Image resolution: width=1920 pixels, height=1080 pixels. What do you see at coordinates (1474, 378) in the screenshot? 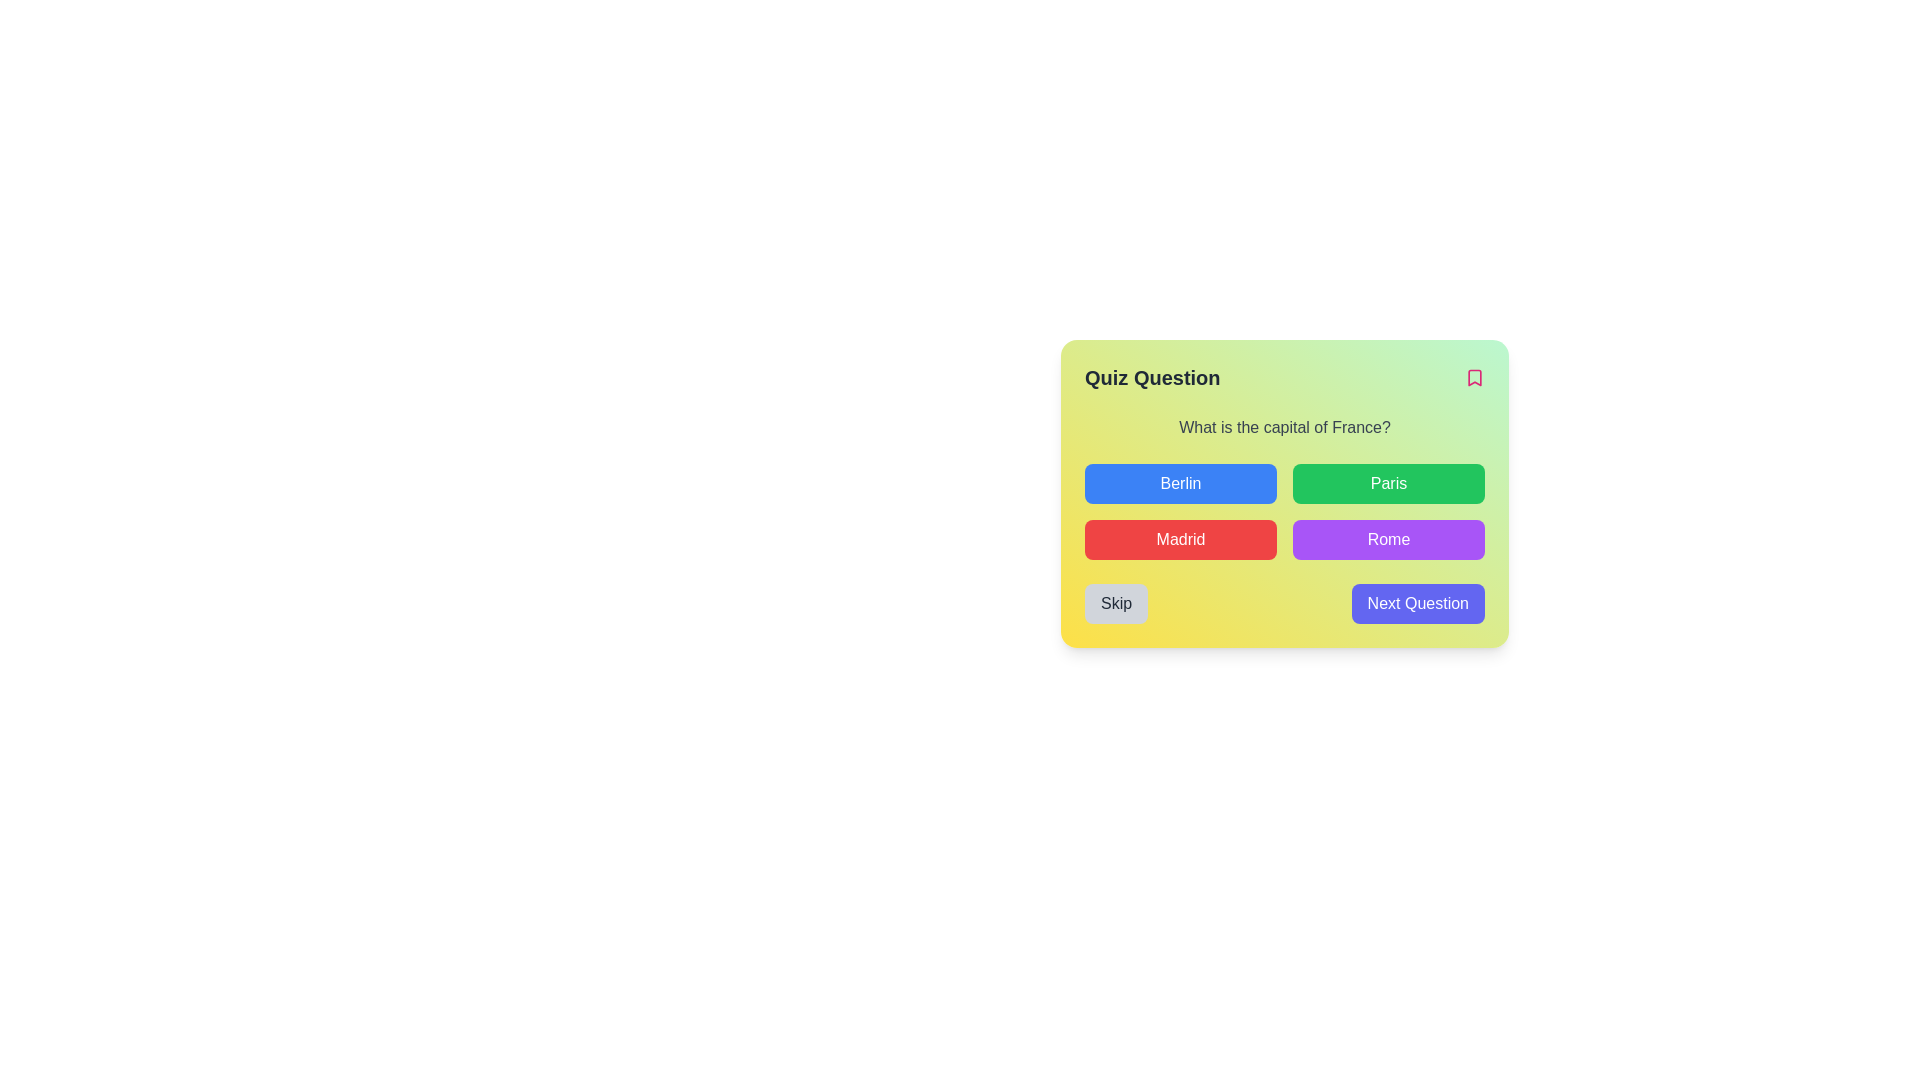
I see `the vibrant pink bookmark icon located on the far right of the 'Quiz Question' header` at bounding box center [1474, 378].